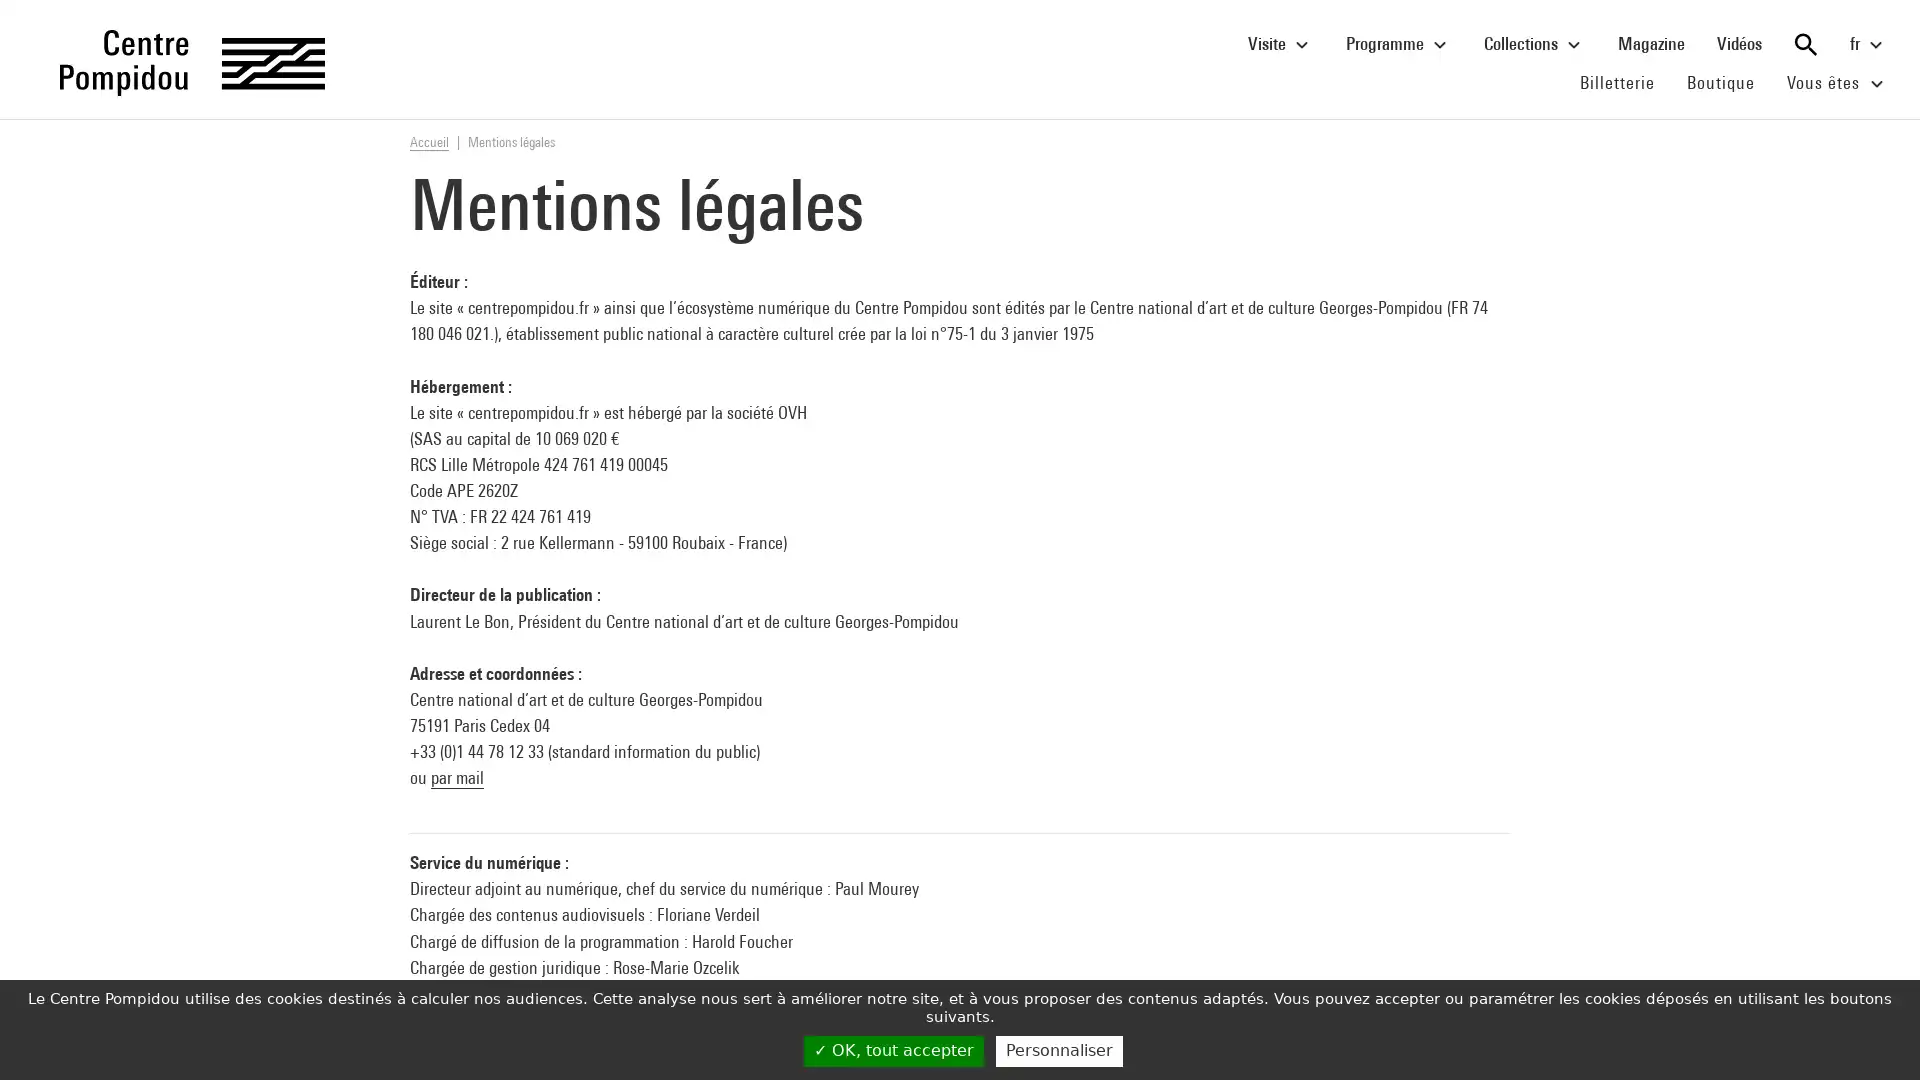  Describe the element at coordinates (892, 1050) in the screenshot. I see `OK, tout accepter` at that location.